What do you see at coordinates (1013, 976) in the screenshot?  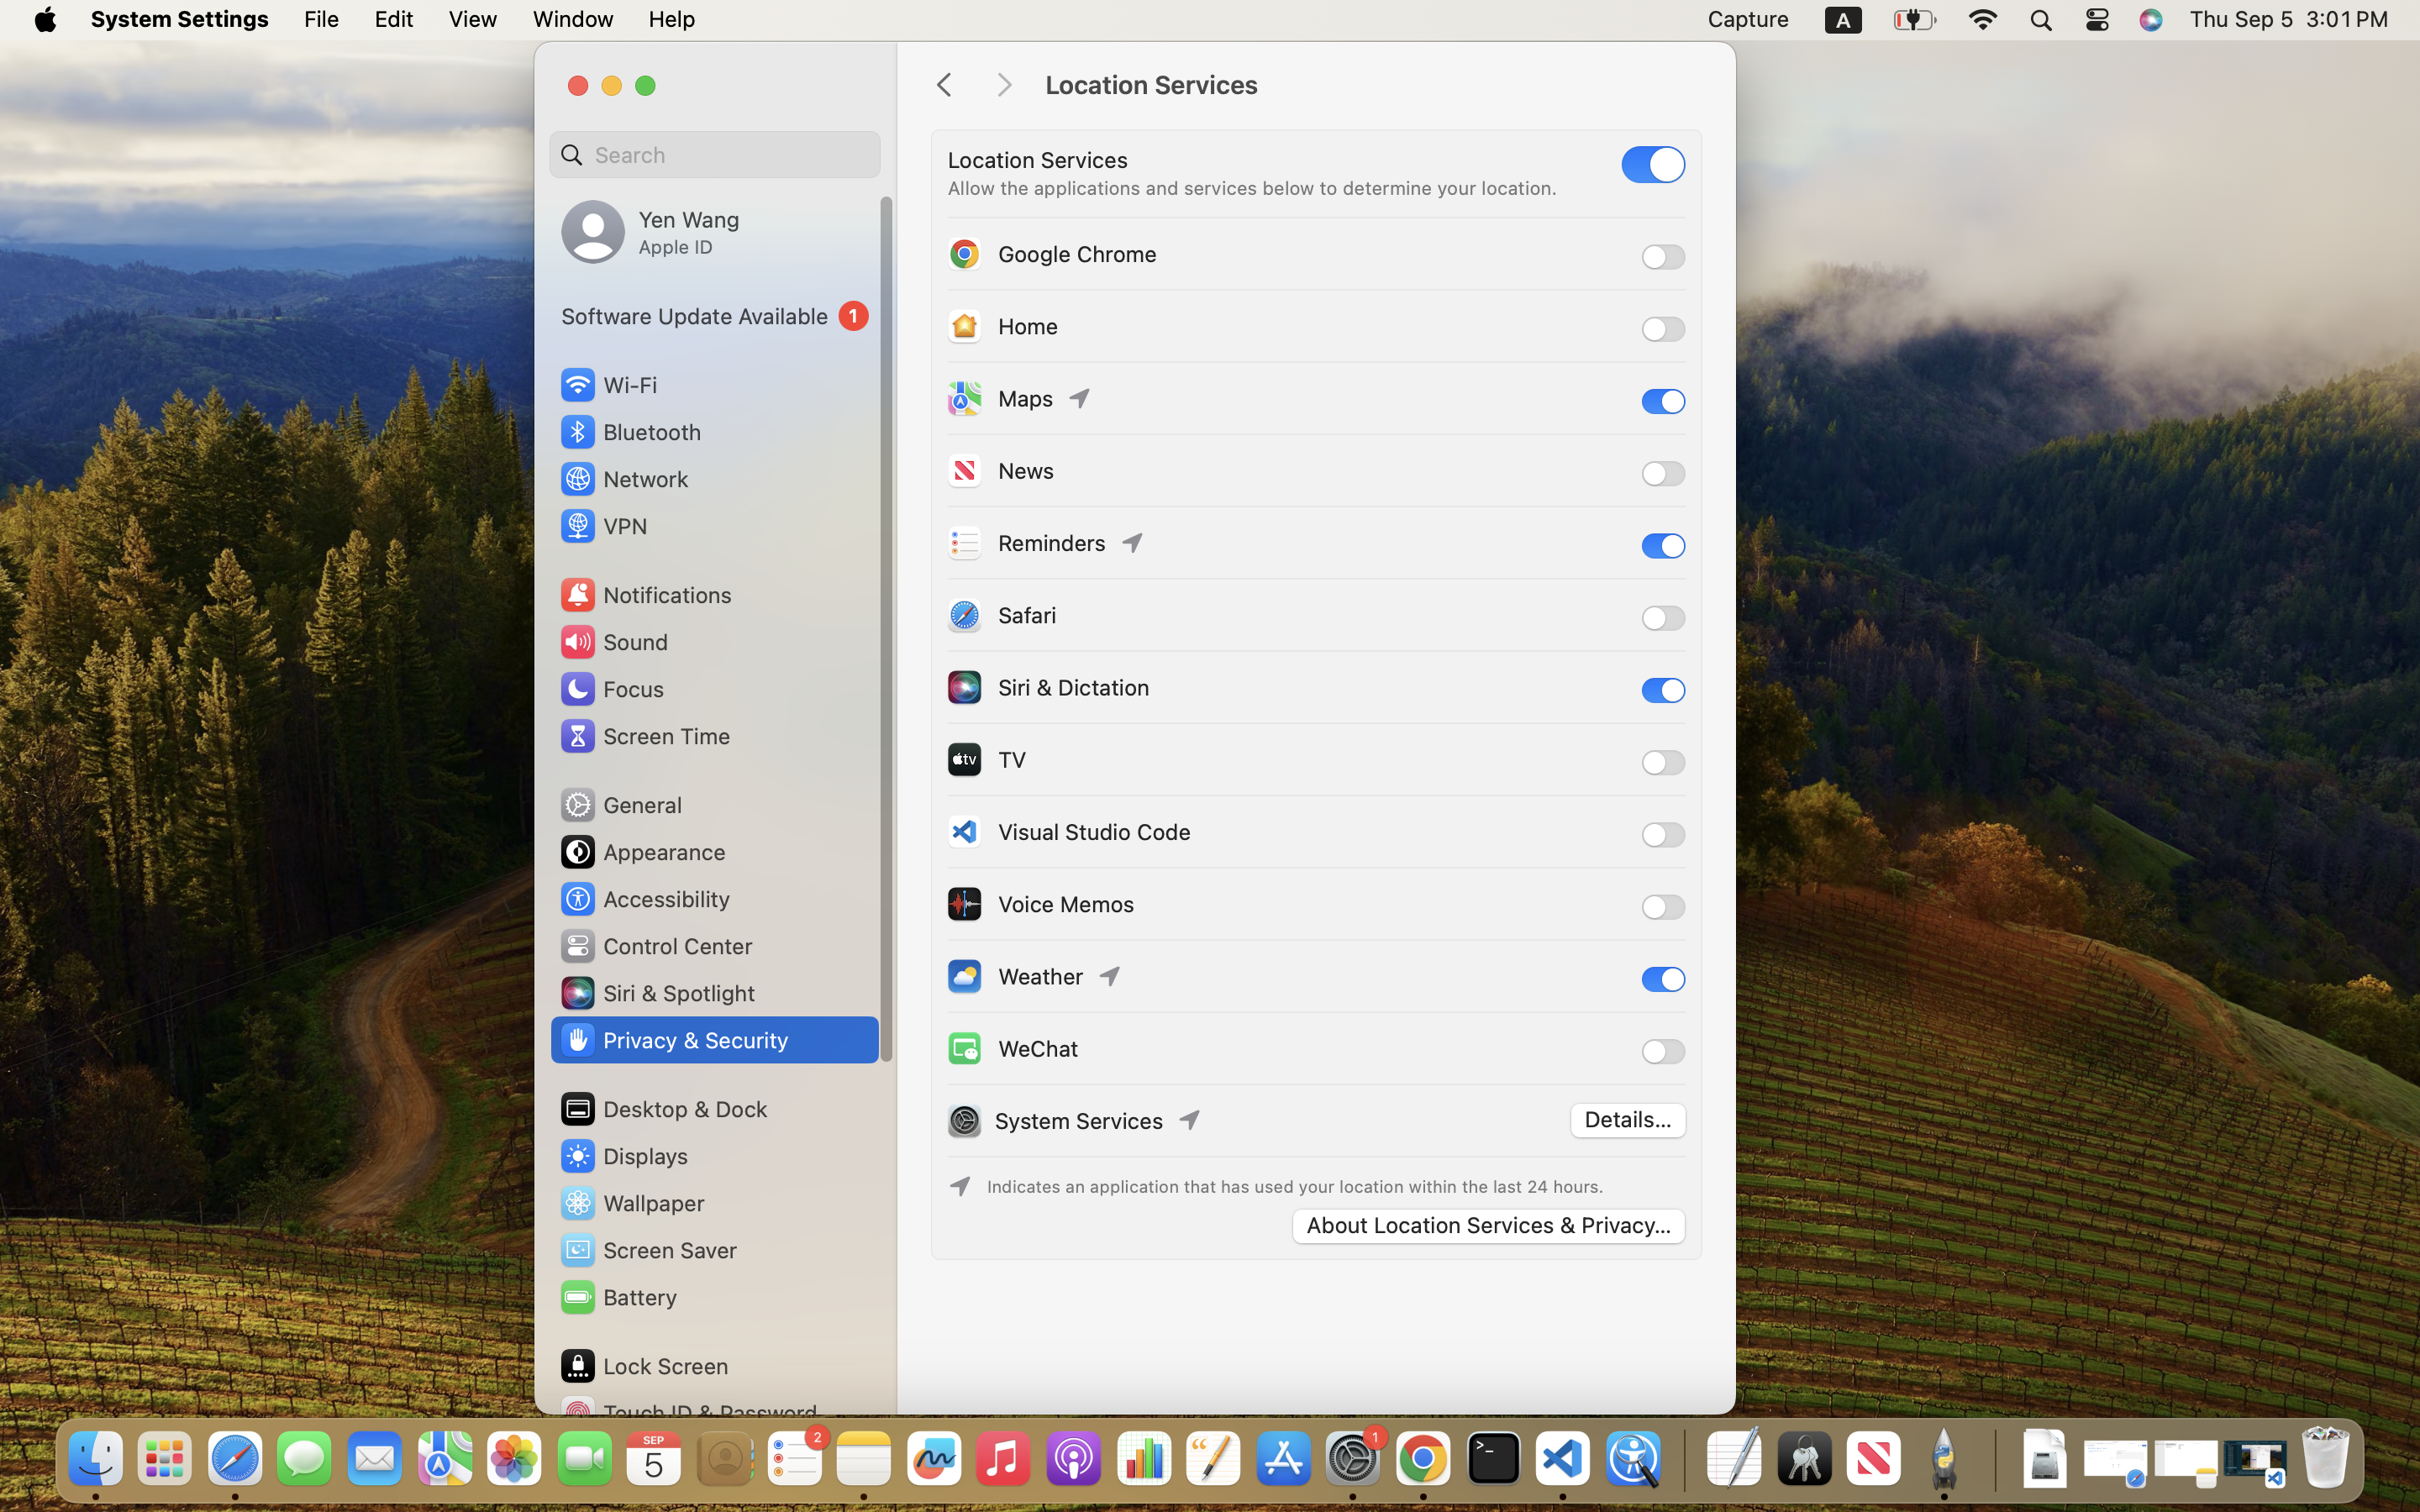 I see `'Weather'` at bounding box center [1013, 976].